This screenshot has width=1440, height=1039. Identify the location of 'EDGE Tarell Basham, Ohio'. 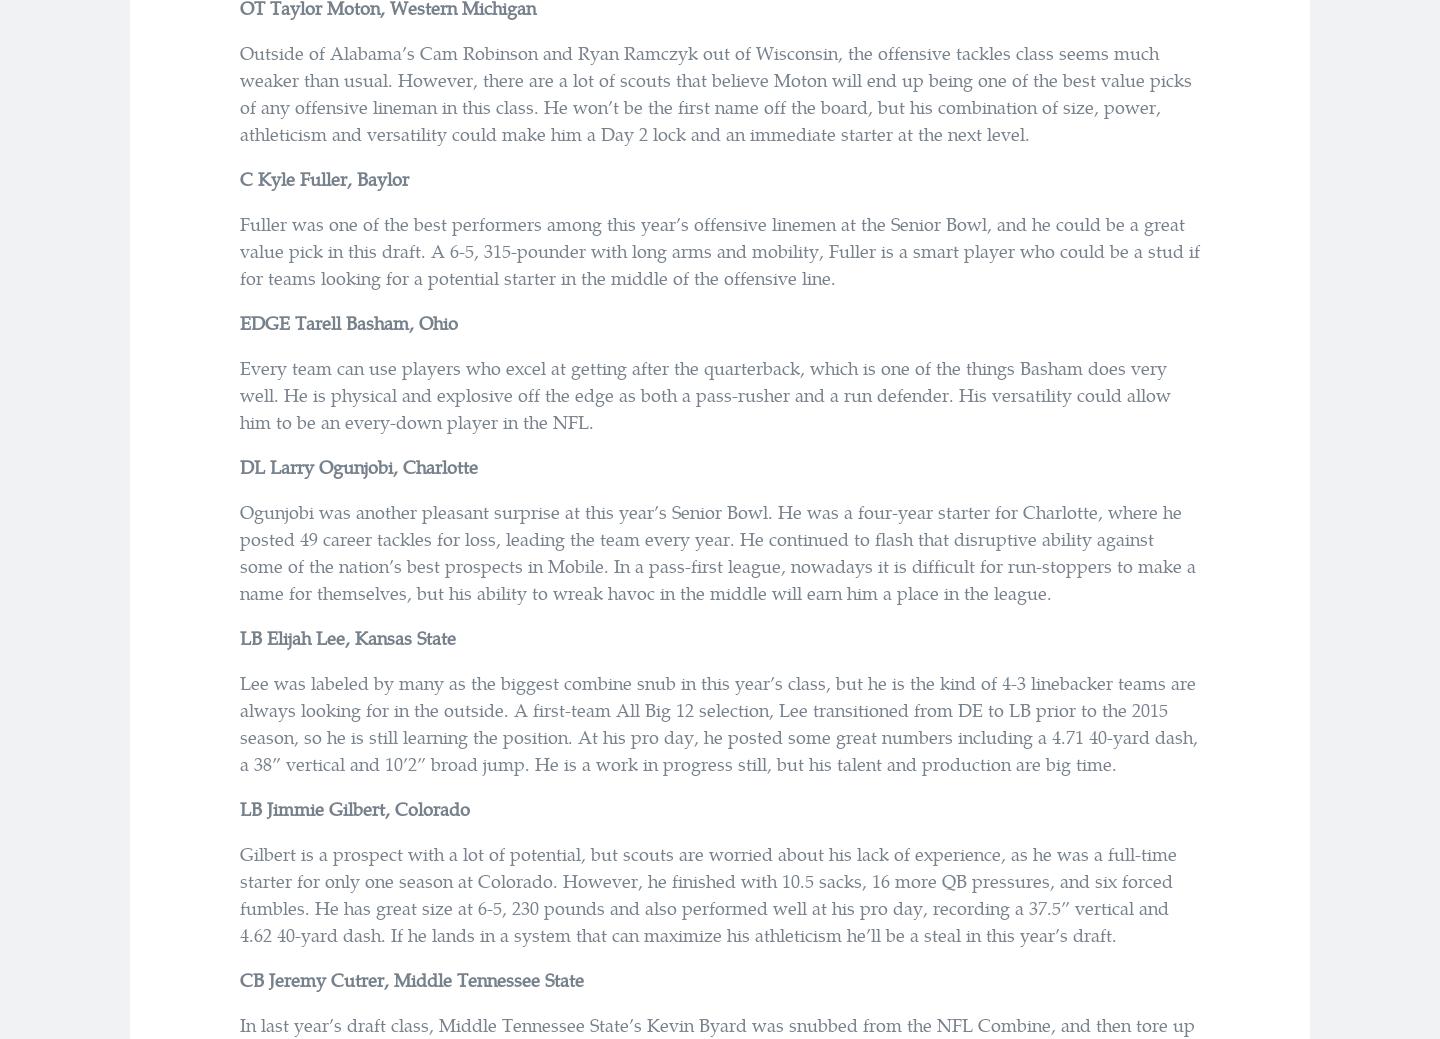
(349, 322).